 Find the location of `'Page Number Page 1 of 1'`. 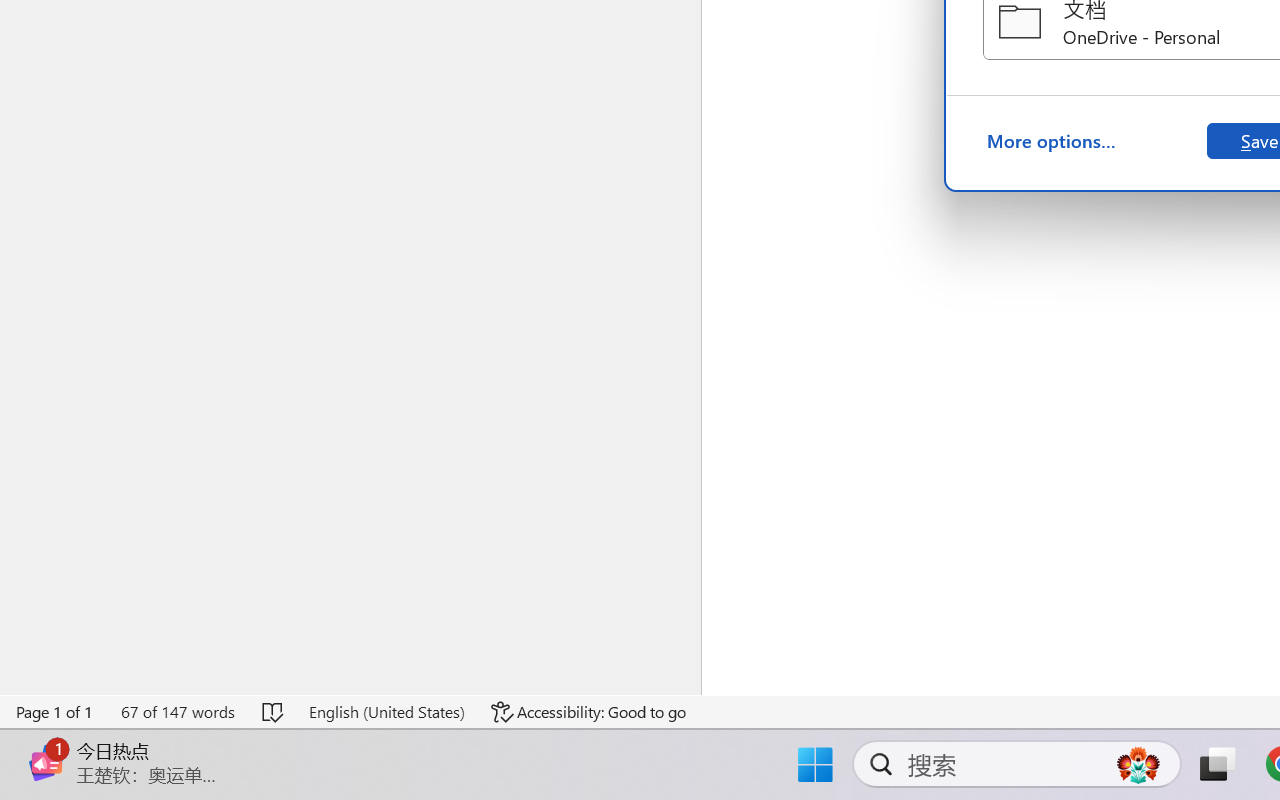

'Page Number Page 1 of 1' is located at coordinates (55, 711).